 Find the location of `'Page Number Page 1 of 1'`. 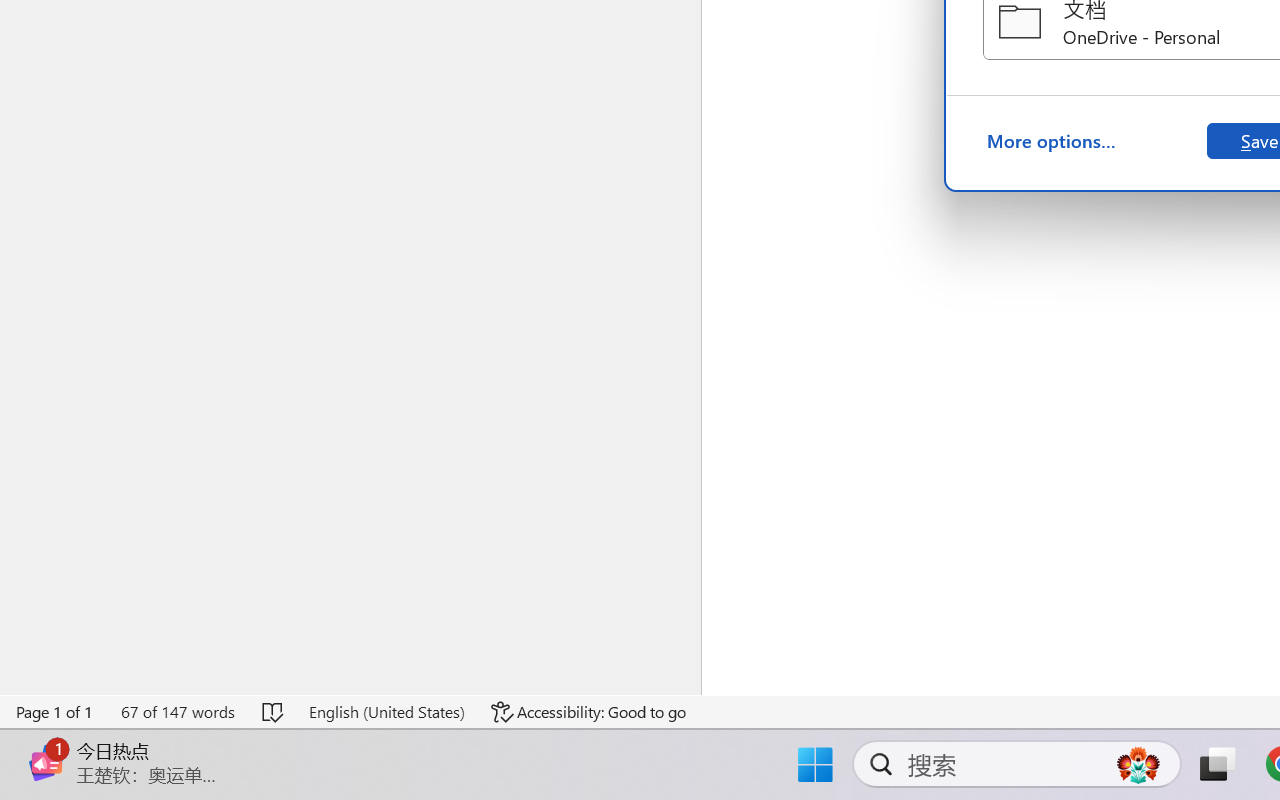

'Page Number Page 1 of 1' is located at coordinates (55, 711).